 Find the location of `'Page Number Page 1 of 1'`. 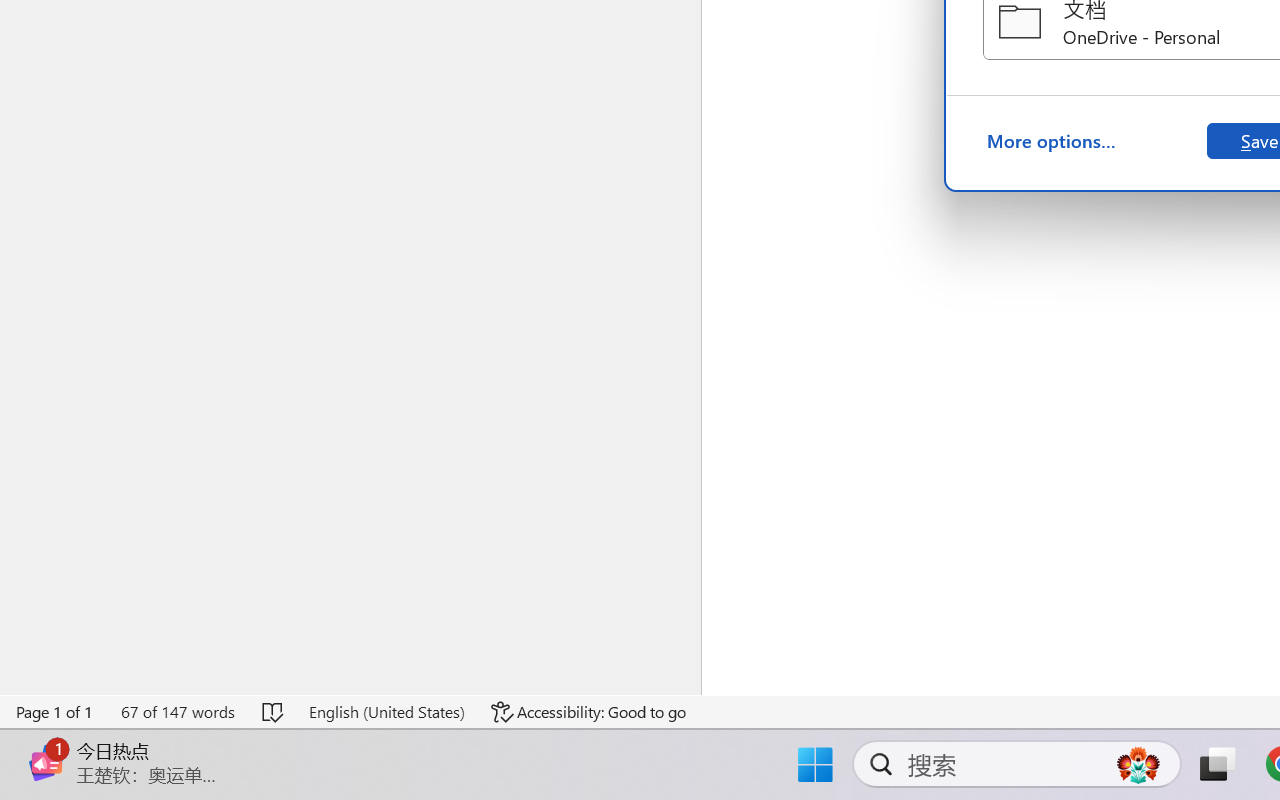

'Page Number Page 1 of 1' is located at coordinates (55, 711).